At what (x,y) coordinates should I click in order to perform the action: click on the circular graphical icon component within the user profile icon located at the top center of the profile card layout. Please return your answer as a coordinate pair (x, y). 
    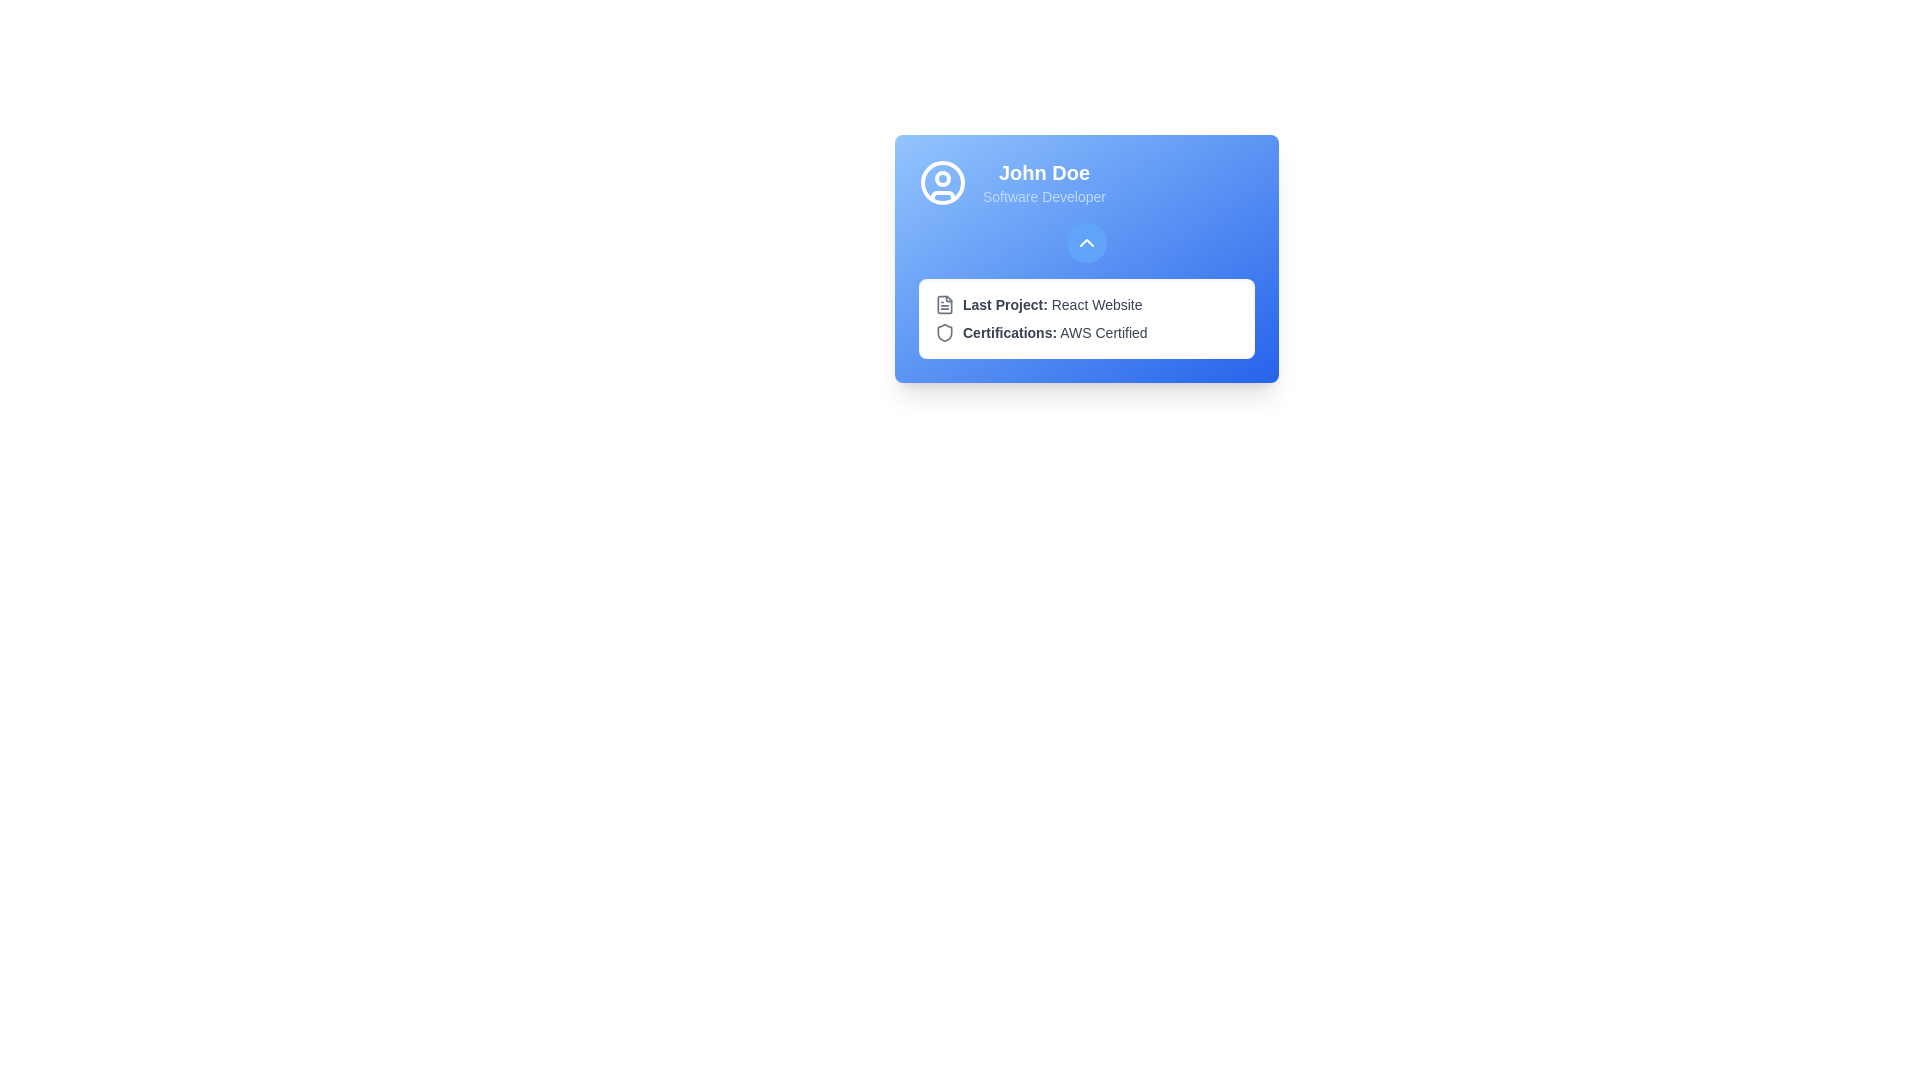
    Looking at the image, I should click on (941, 177).